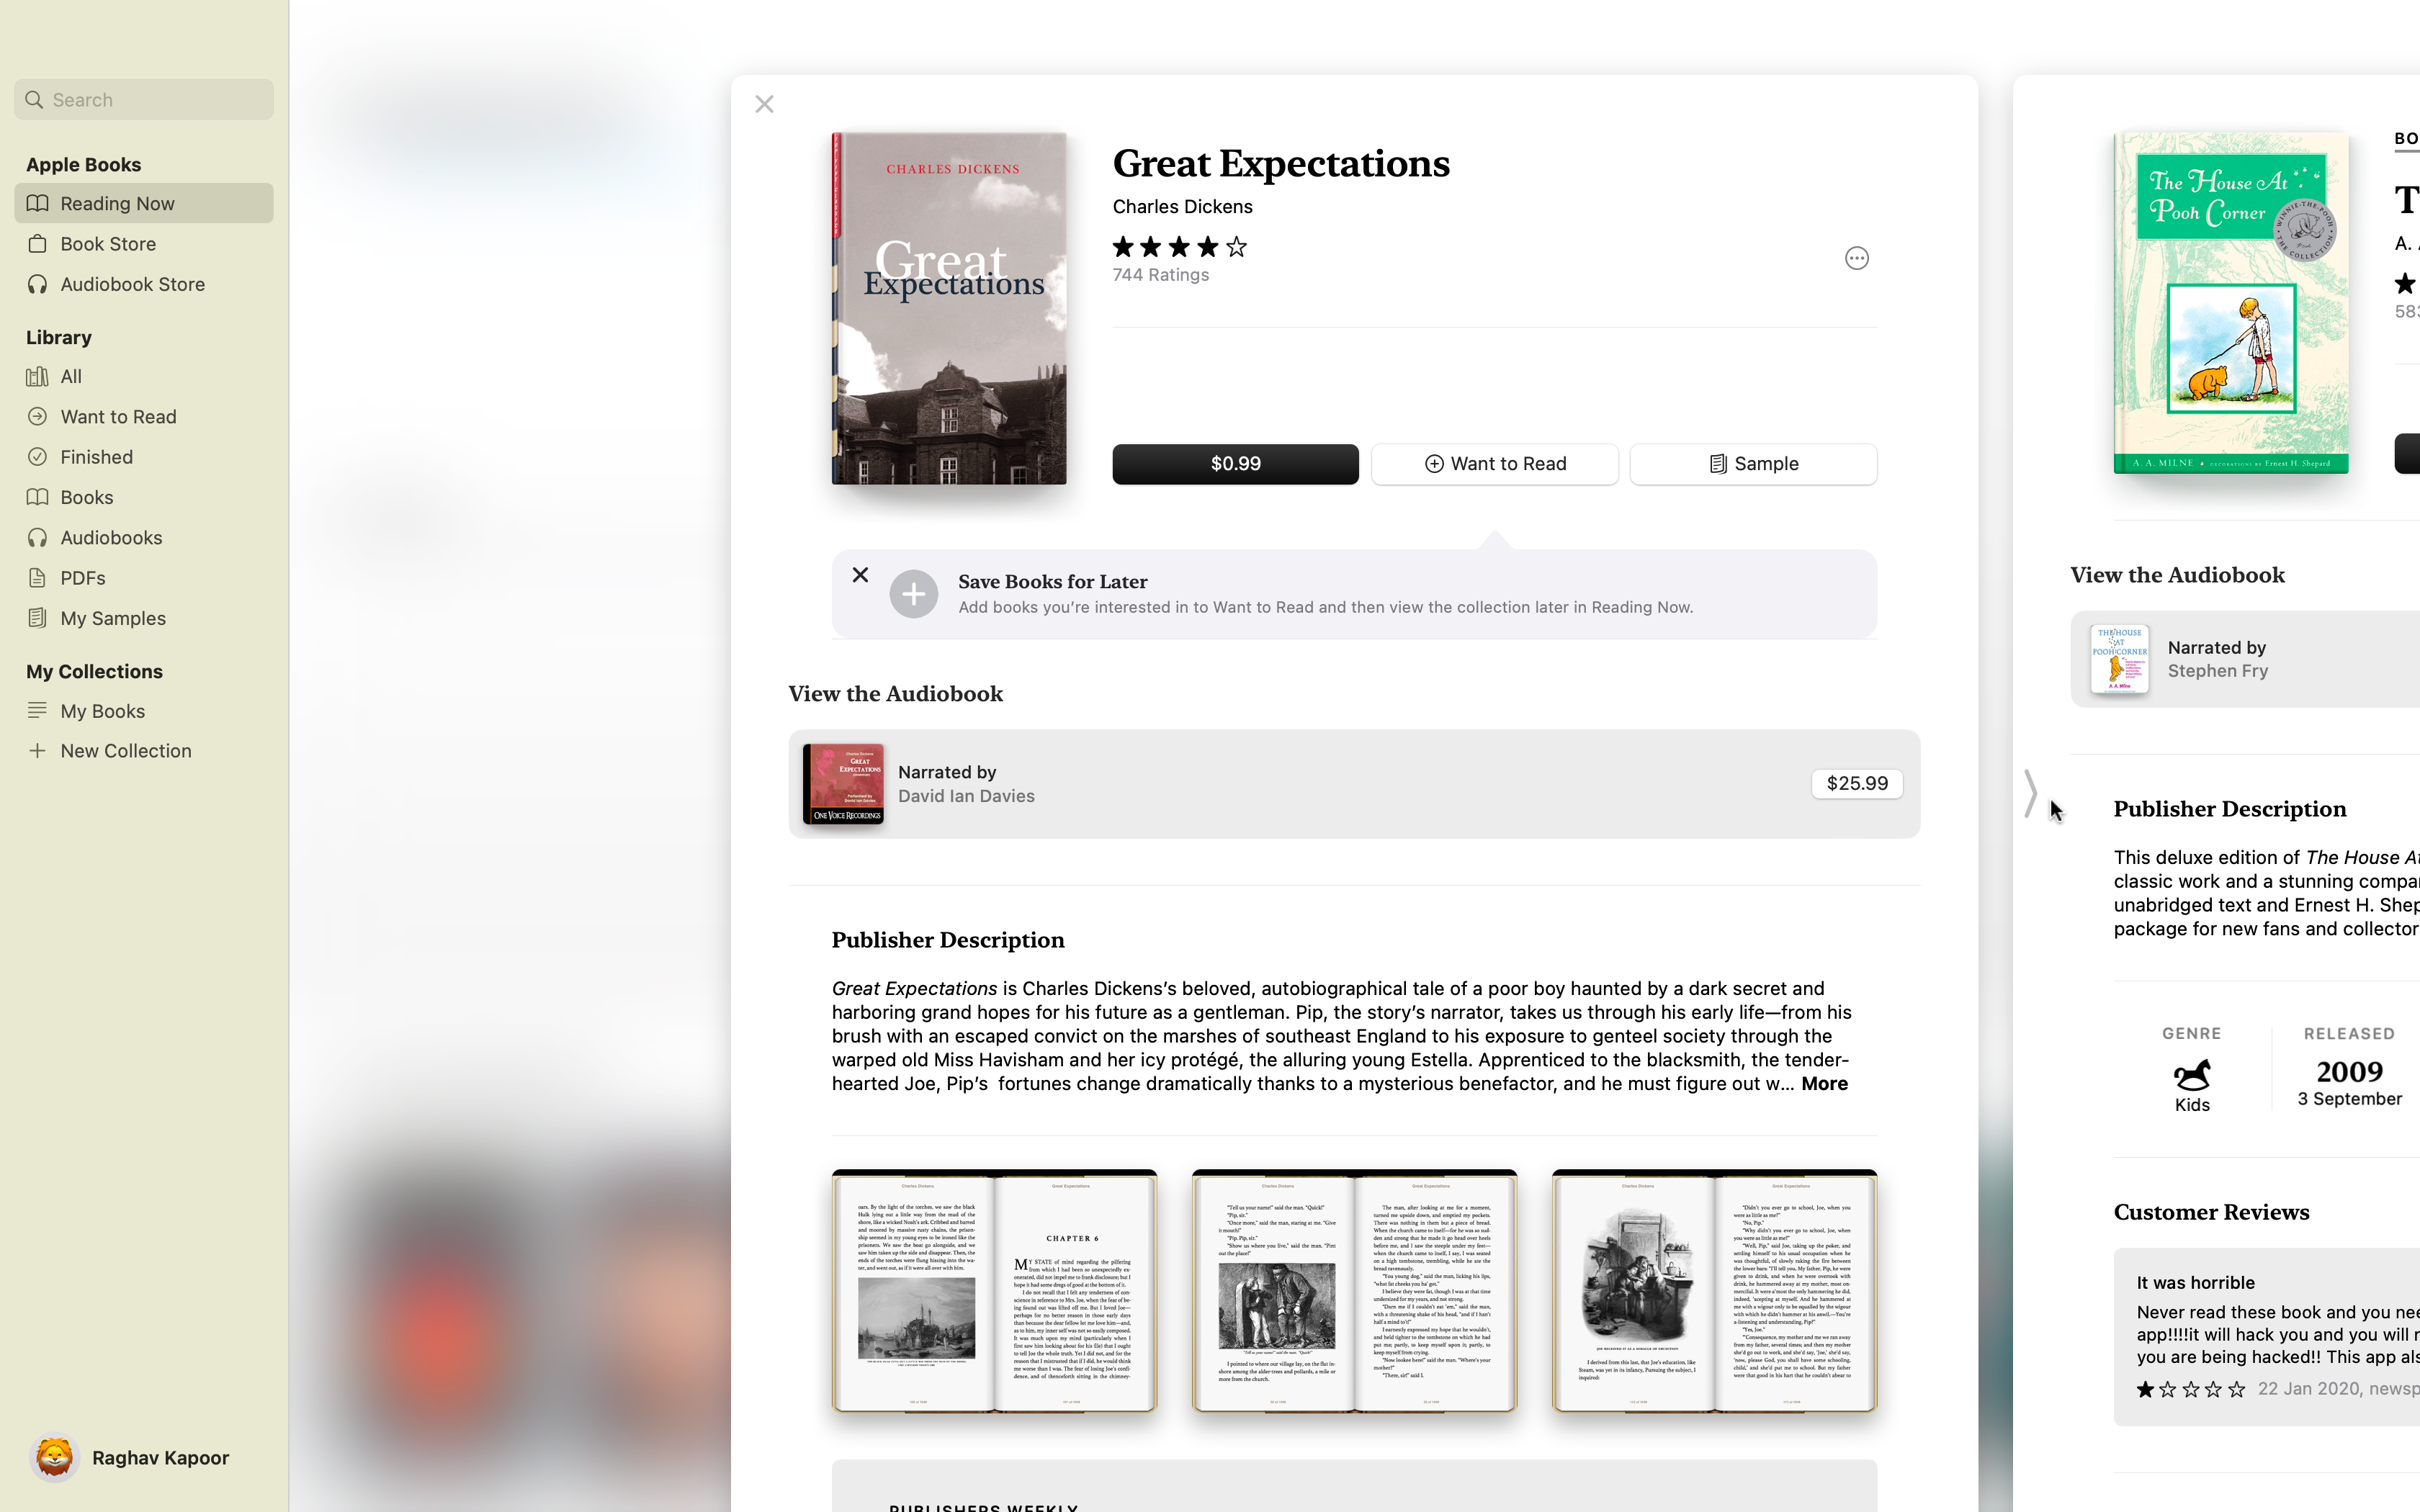 The height and width of the screenshot is (1512, 2420). I want to click on Delve deeper into the published book"s description, so click(1826, 1083).